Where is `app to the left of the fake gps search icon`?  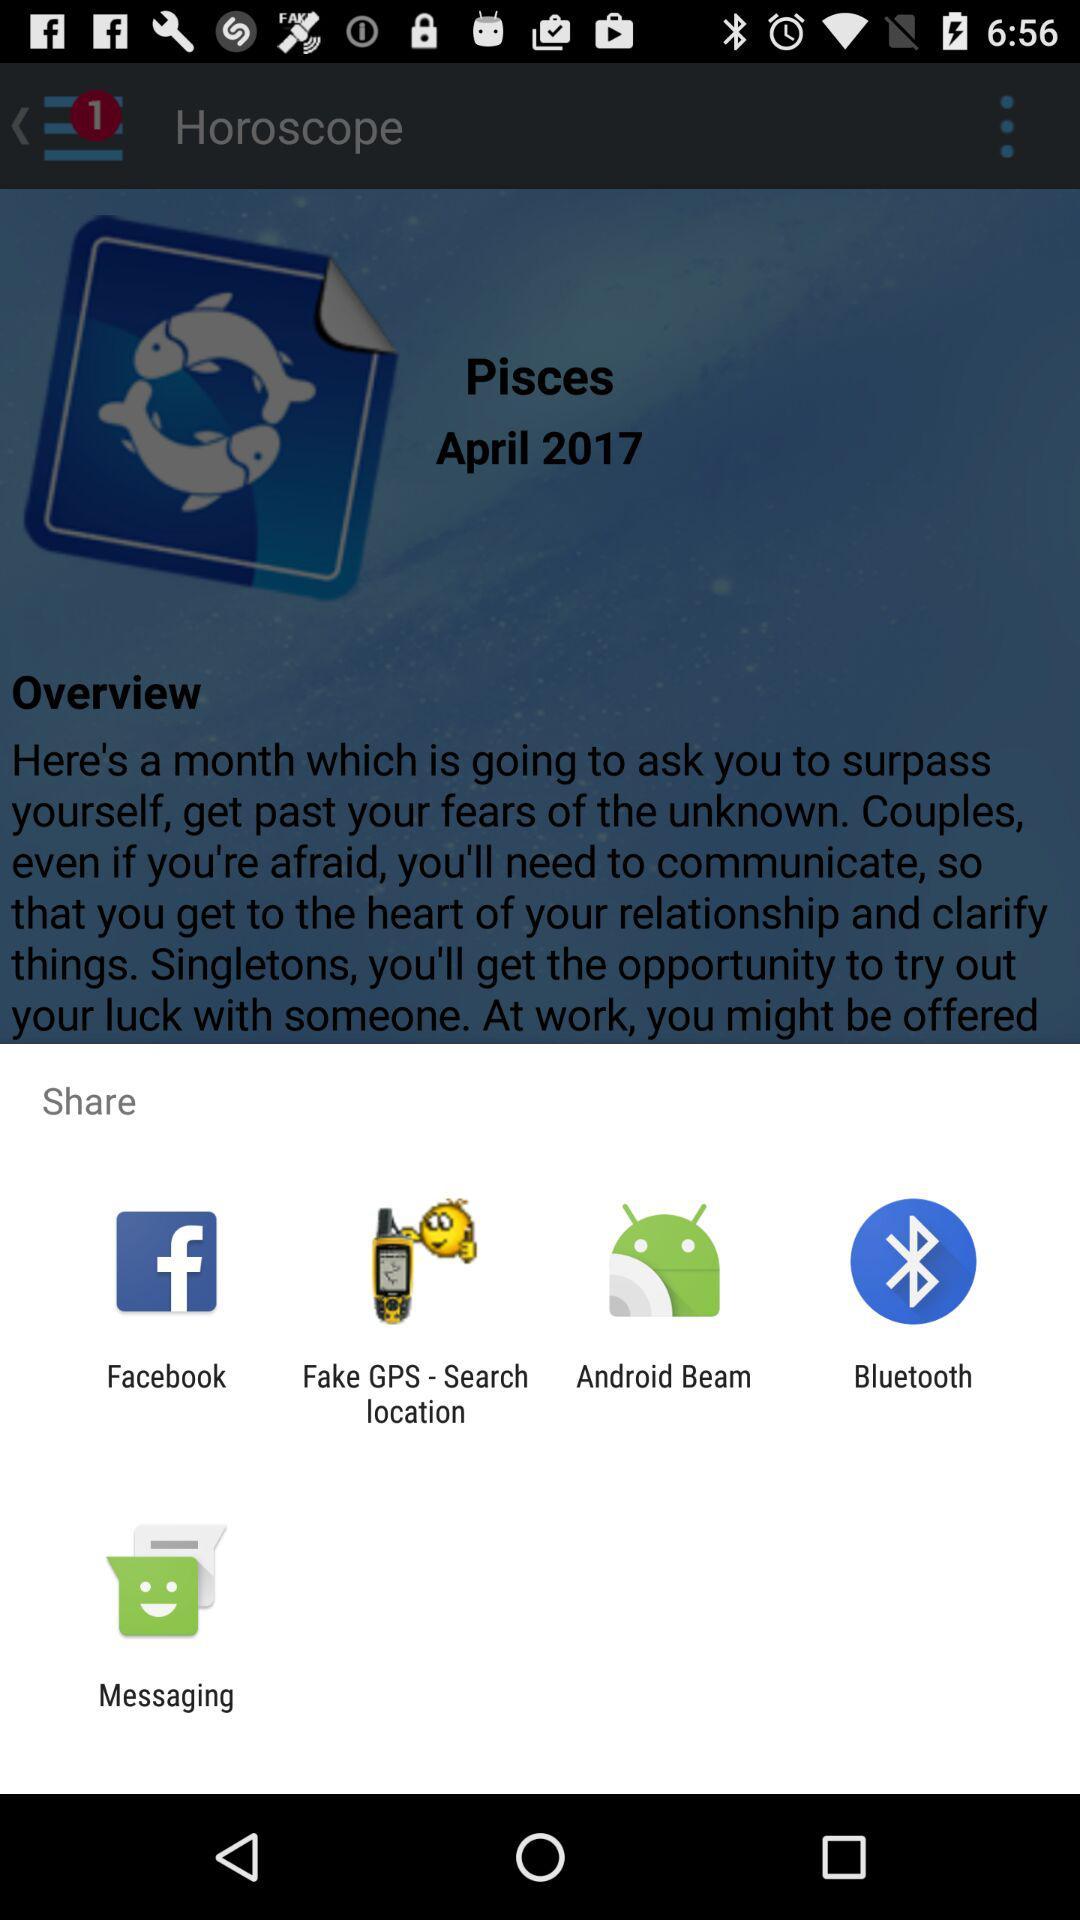
app to the left of the fake gps search icon is located at coordinates (165, 1392).